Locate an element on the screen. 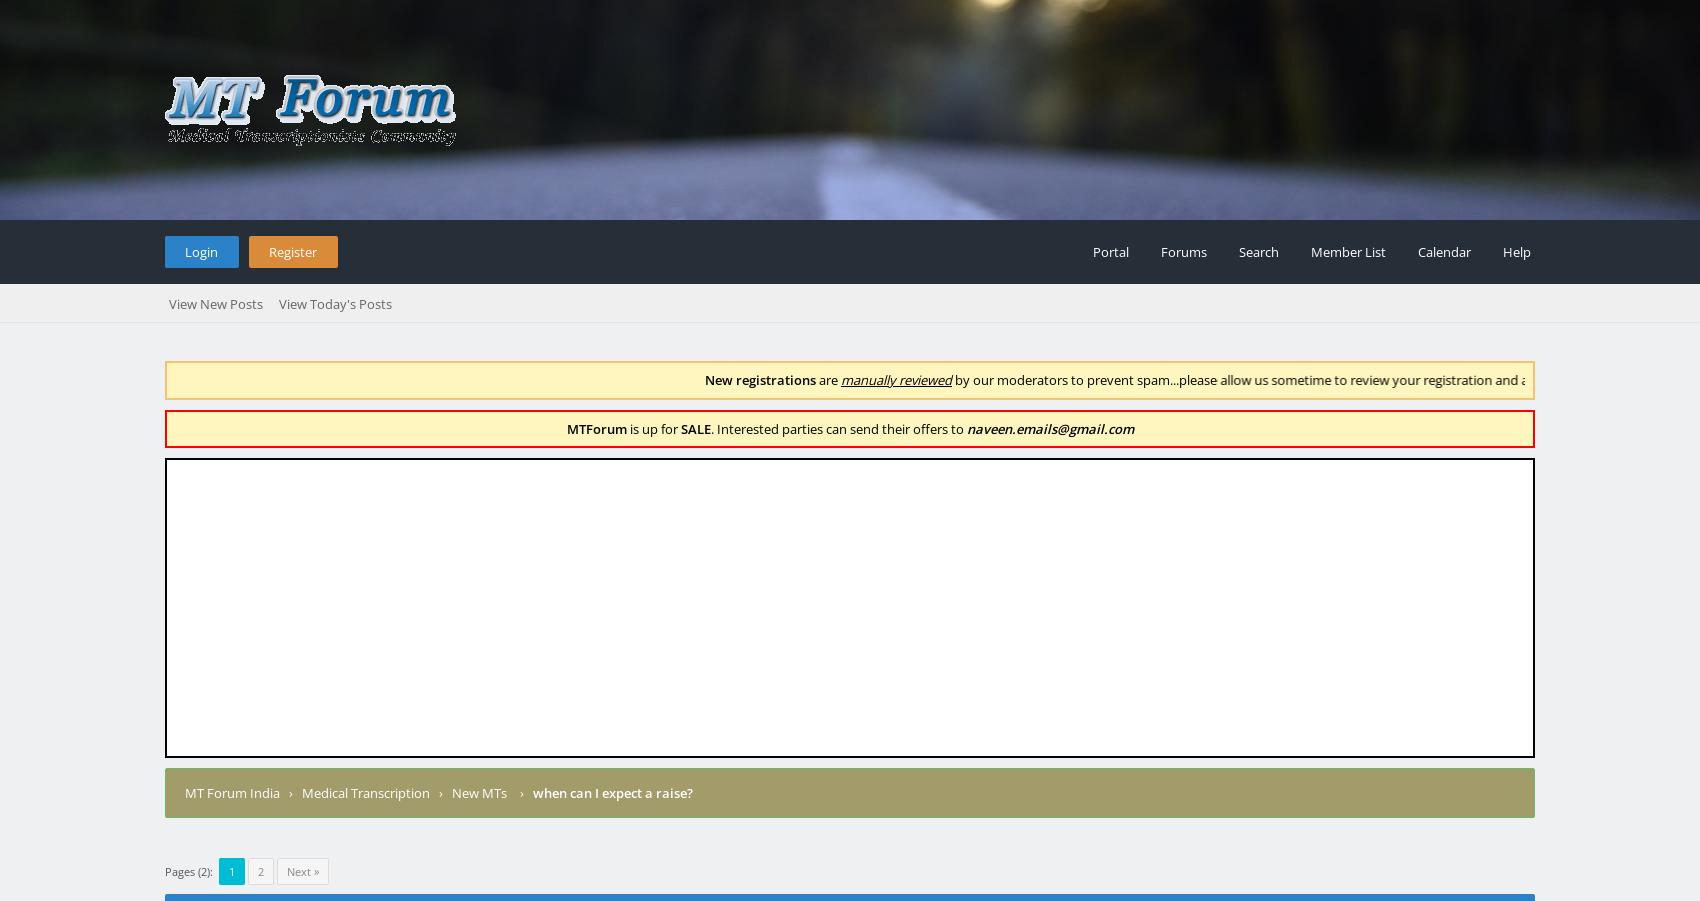 The height and width of the screenshot is (901, 1700). 'manually reviewed' is located at coordinates (853, 379).